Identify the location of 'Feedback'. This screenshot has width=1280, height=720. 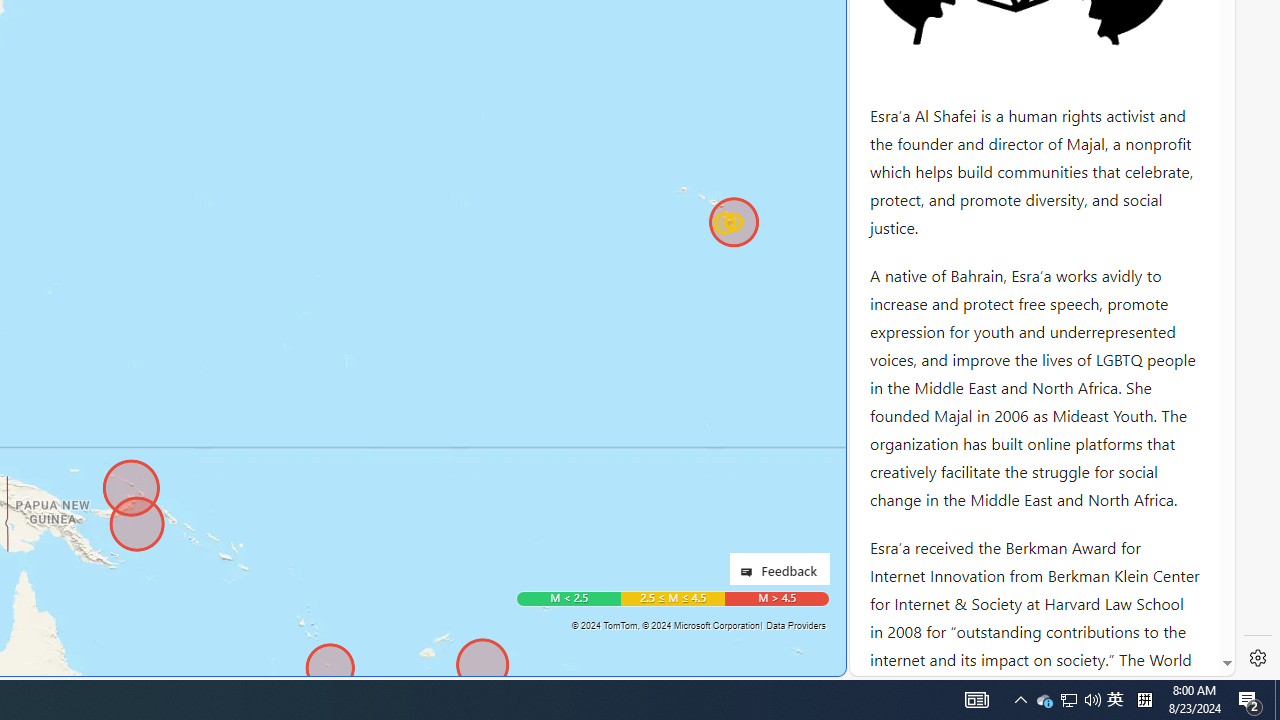
(778, 568).